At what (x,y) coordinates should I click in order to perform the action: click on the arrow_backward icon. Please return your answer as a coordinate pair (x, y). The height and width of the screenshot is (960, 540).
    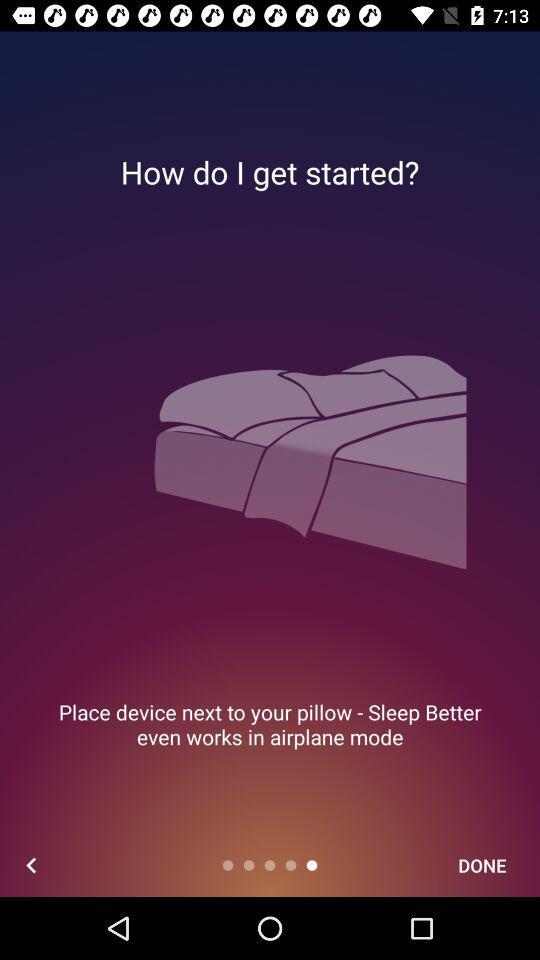
    Looking at the image, I should click on (30, 864).